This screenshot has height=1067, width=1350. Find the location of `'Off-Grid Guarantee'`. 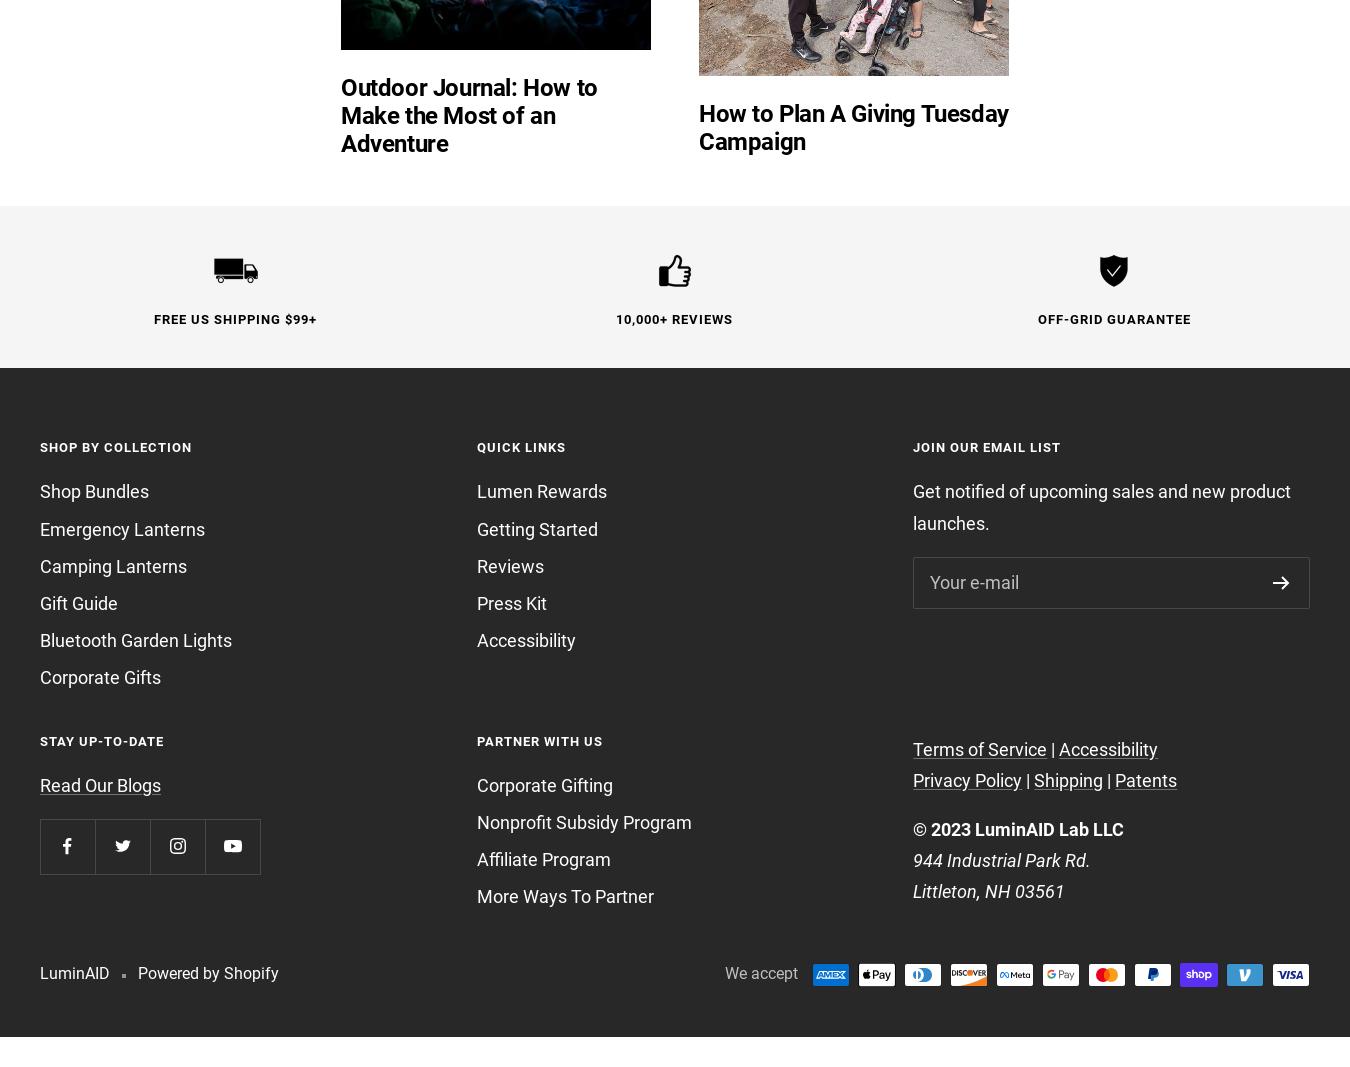

'Off-Grid Guarantee' is located at coordinates (1113, 319).